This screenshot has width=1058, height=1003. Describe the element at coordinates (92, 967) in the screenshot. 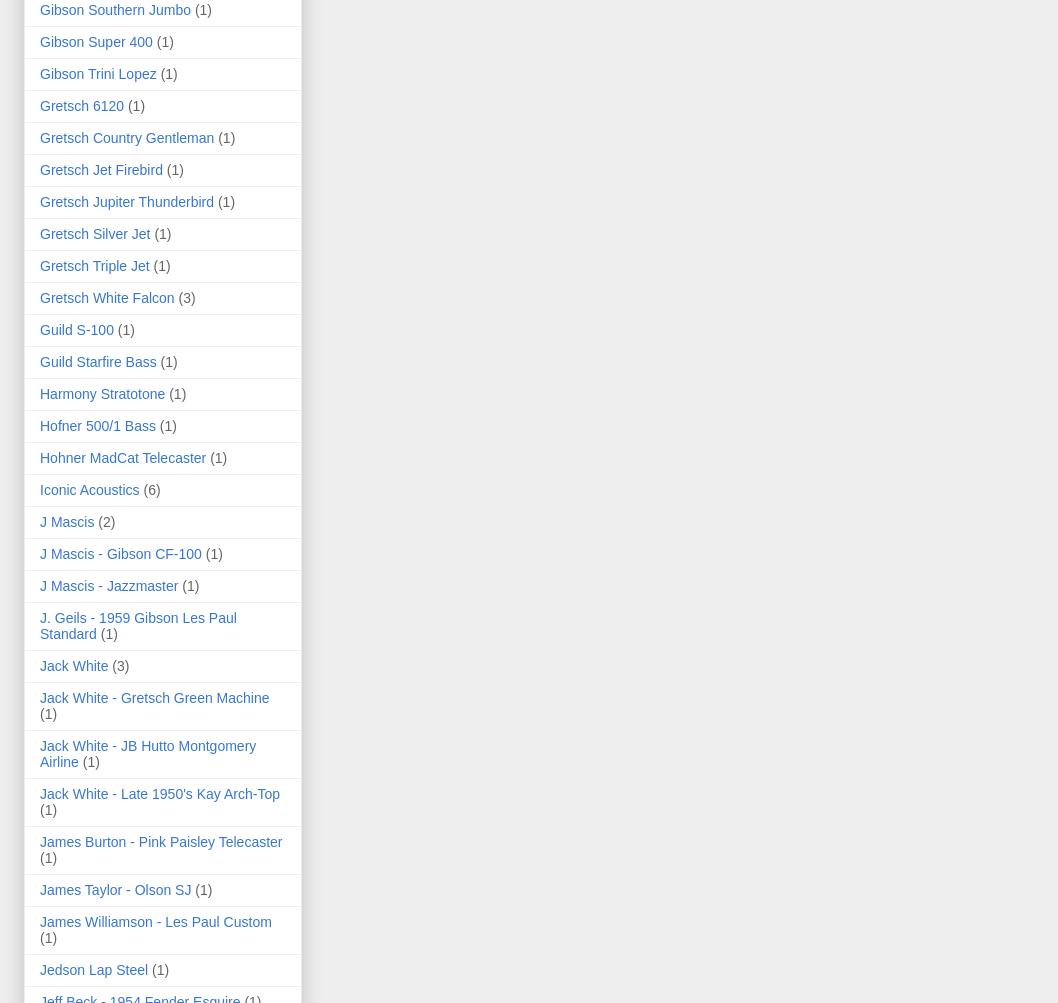

I see `'Jedson Lap Steel'` at that location.